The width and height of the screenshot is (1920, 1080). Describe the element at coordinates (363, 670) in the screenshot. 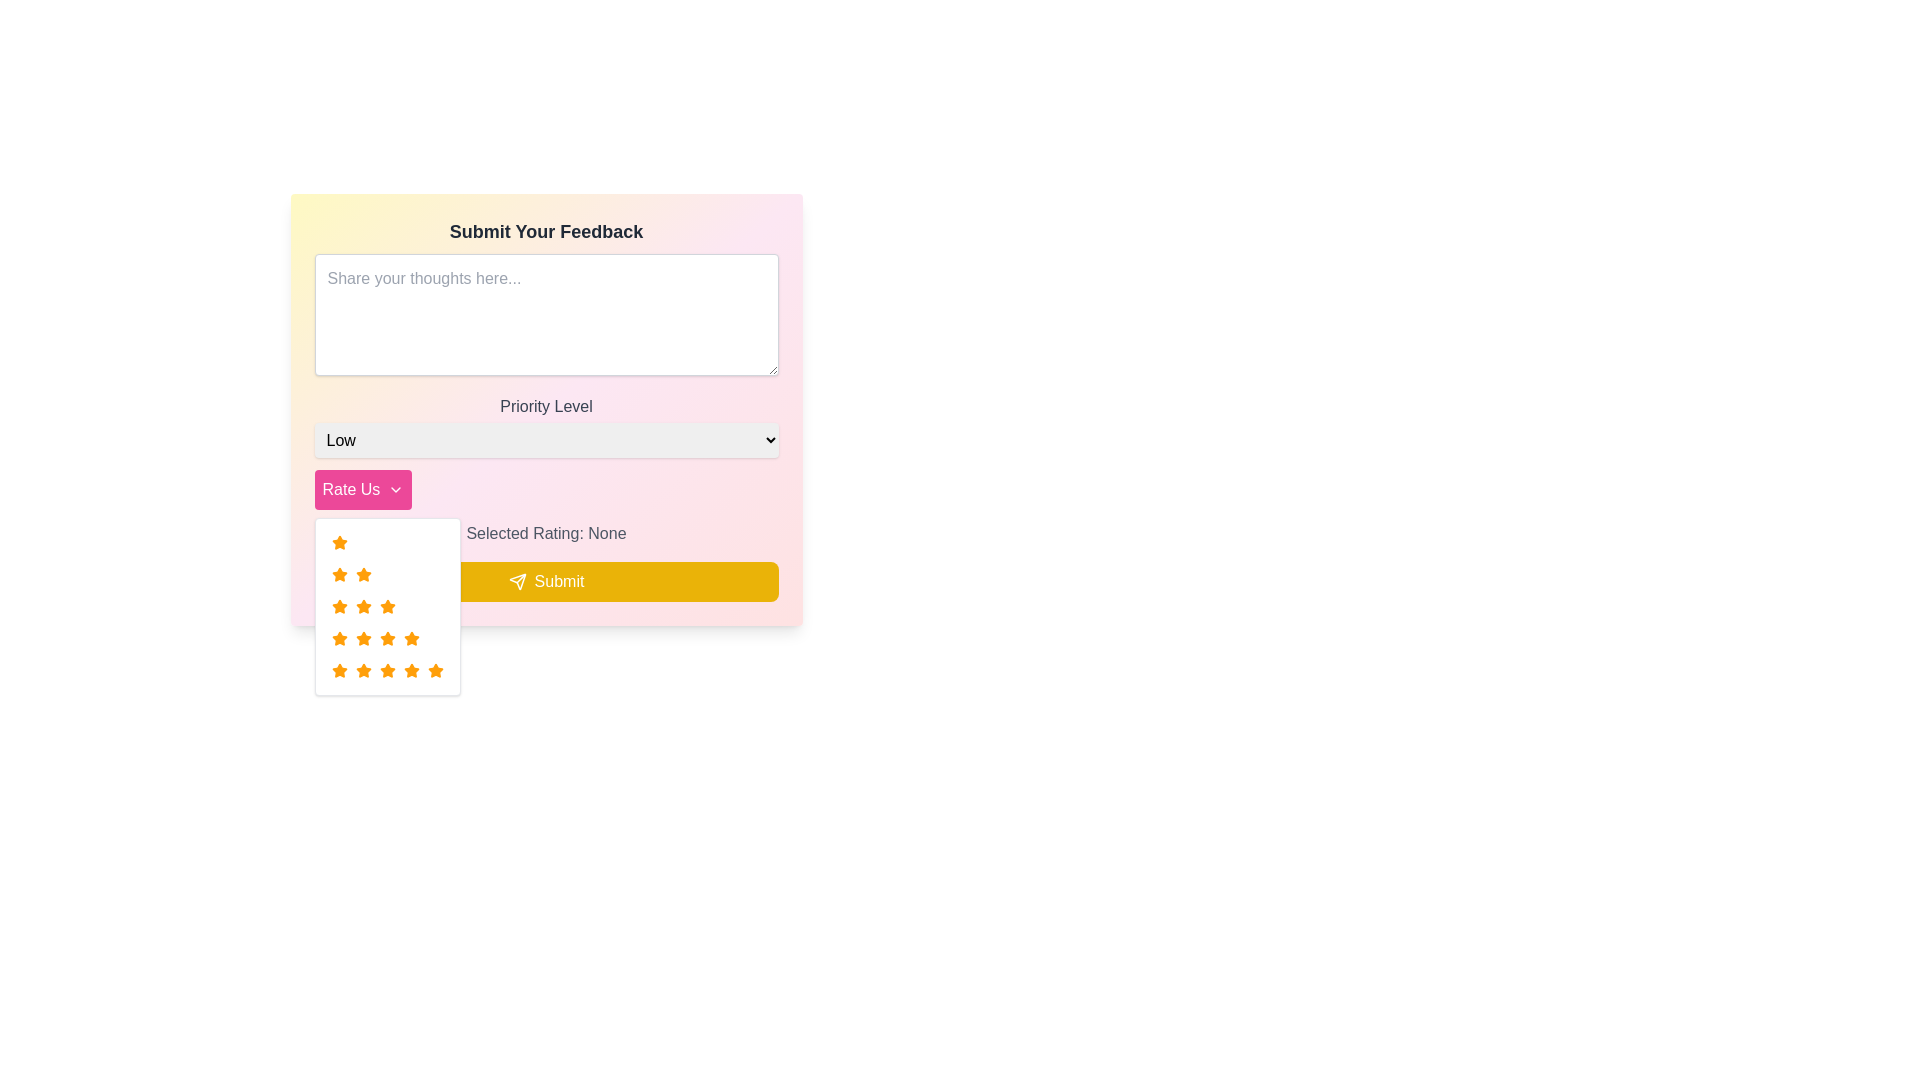

I see `the star icon in the fourth row and fourth column of the rating system` at that location.